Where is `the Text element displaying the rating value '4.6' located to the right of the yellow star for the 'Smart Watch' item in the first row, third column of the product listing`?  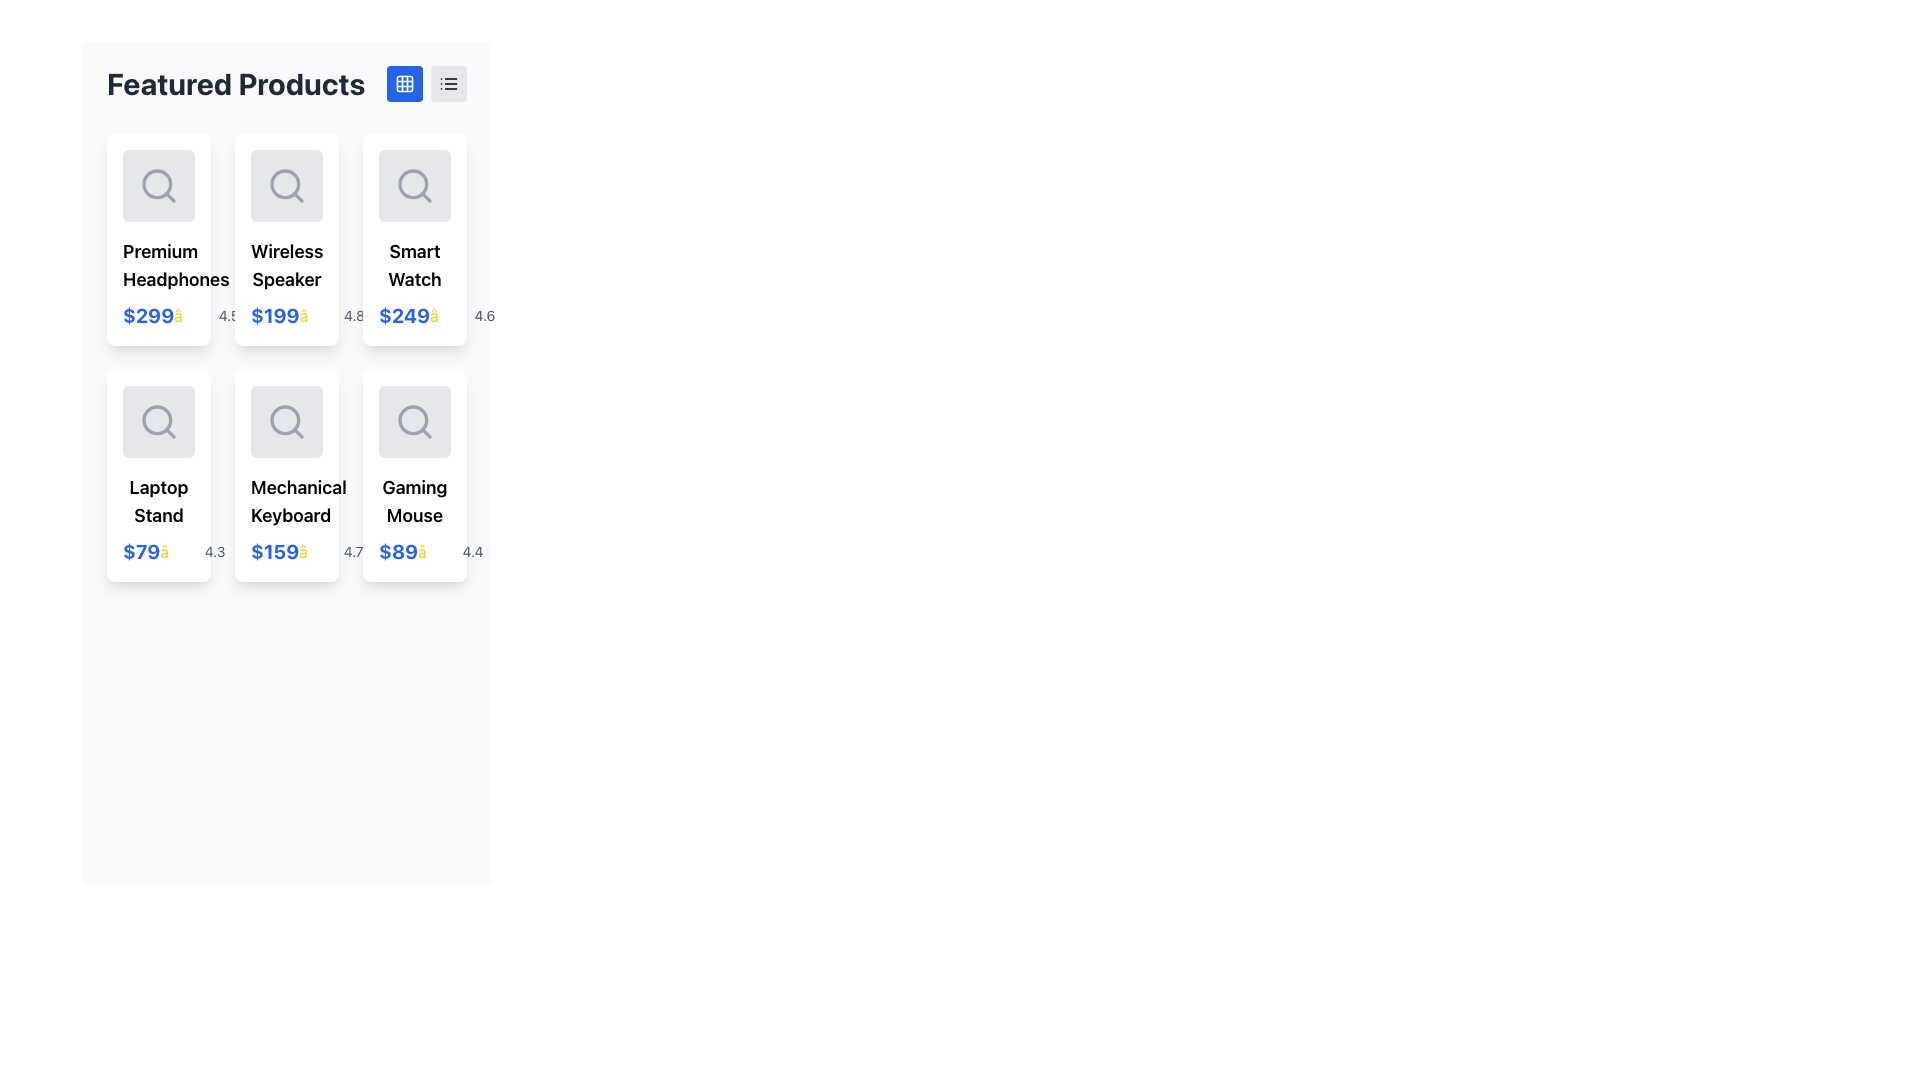 the Text element displaying the rating value '4.6' located to the right of the yellow star for the 'Smart Watch' item in the first row, third column of the product listing is located at coordinates (484, 315).